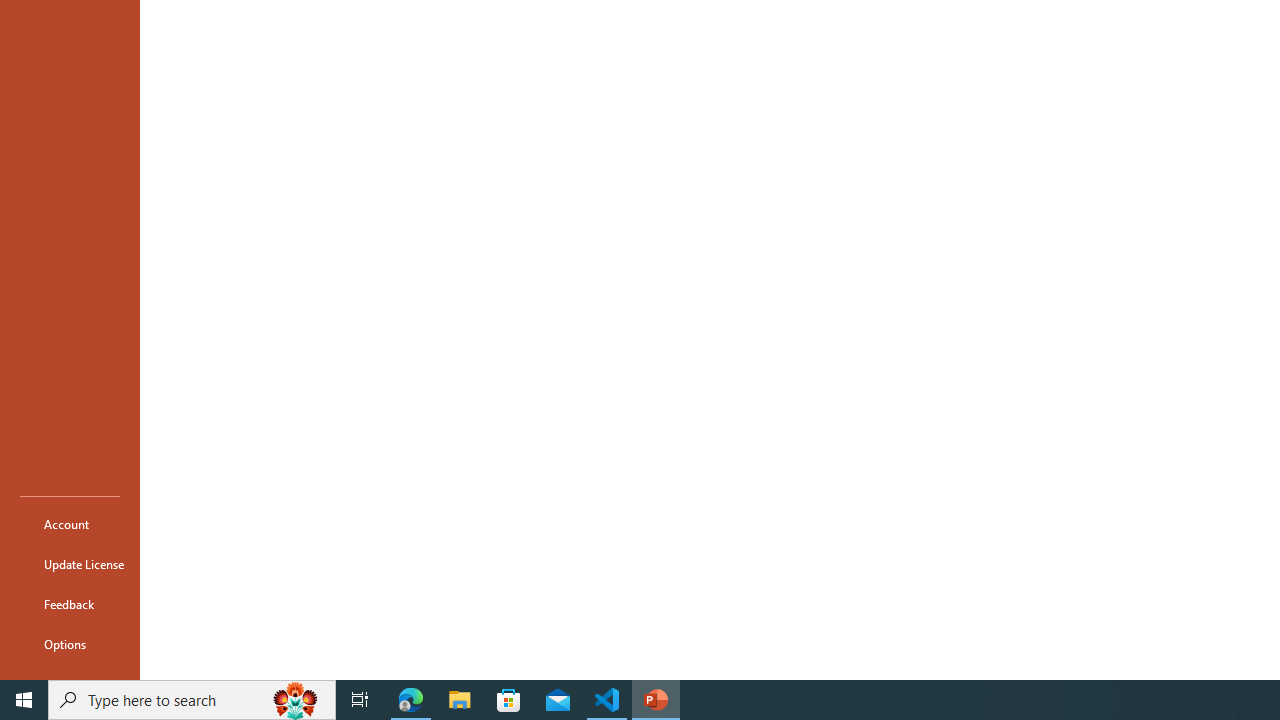 The height and width of the screenshot is (720, 1280). What do you see at coordinates (69, 603) in the screenshot?
I see `'Feedback'` at bounding box center [69, 603].